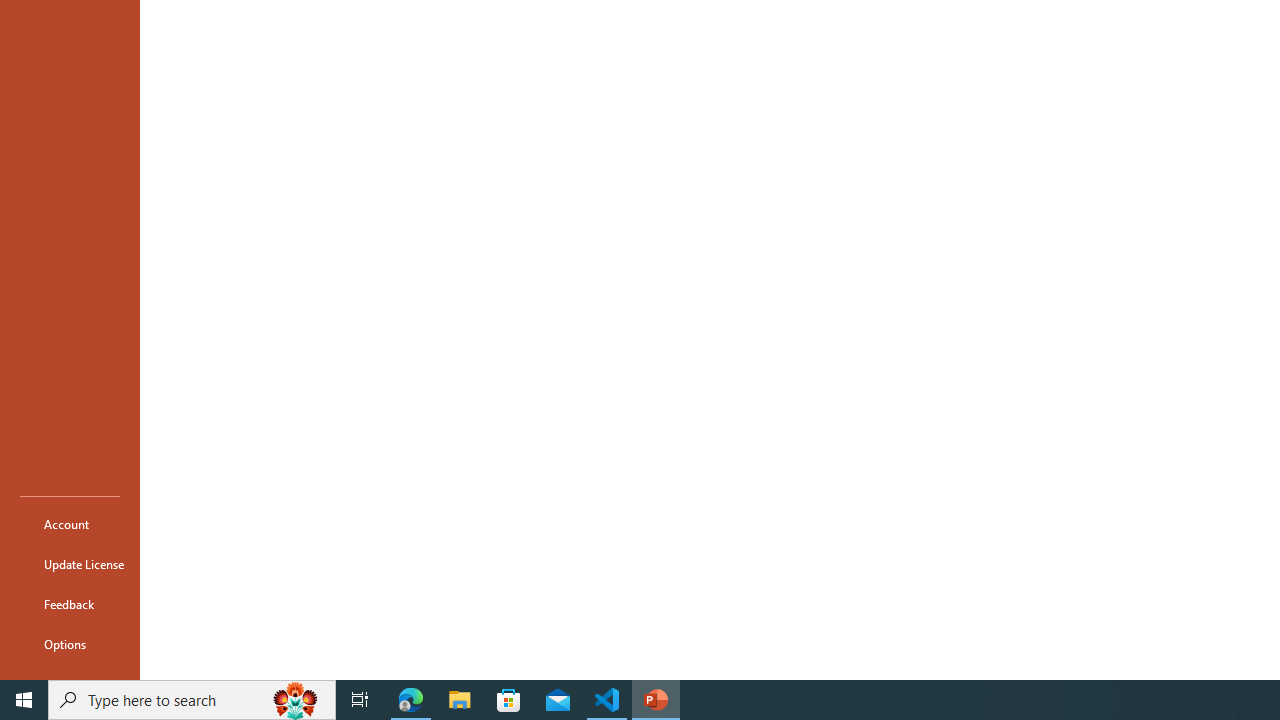 The height and width of the screenshot is (720, 1280). What do you see at coordinates (69, 603) in the screenshot?
I see `'Feedback'` at bounding box center [69, 603].